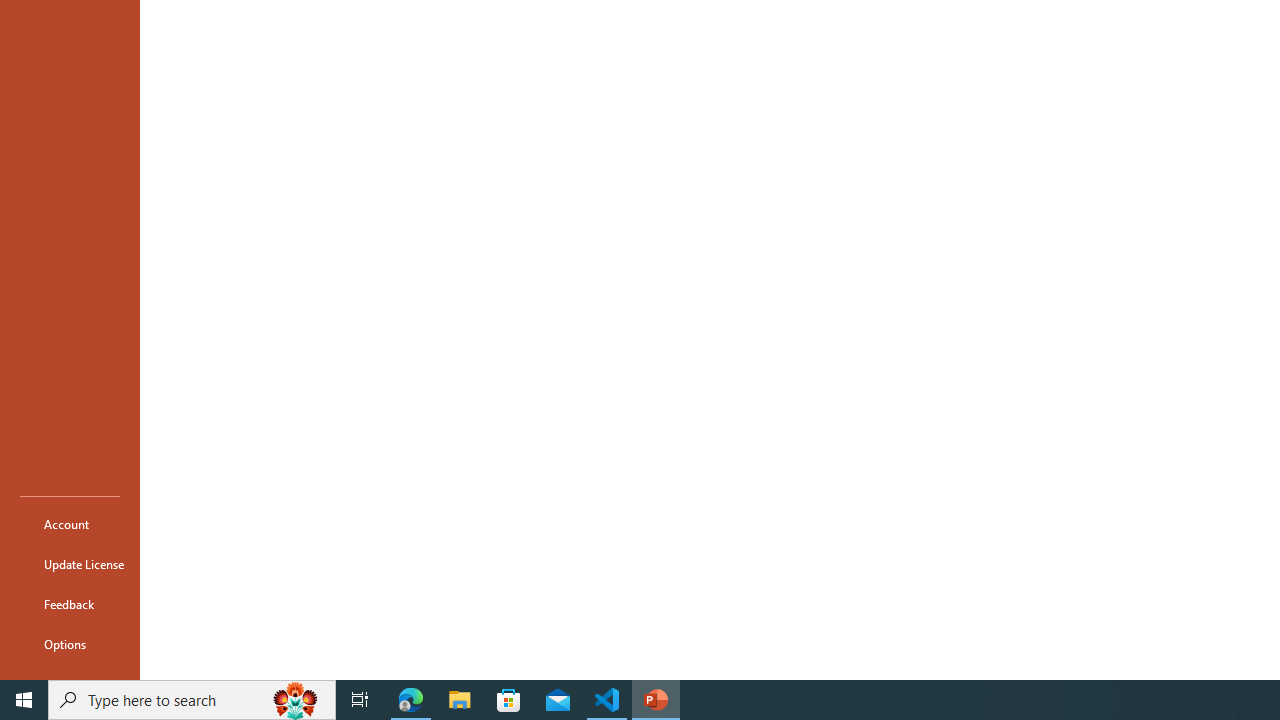 The height and width of the screenshot is (720, 1280). What do you see at coordinates (69, 603) in the screenshot?
I see `'Feedback'` at bounding box center [69, 603].